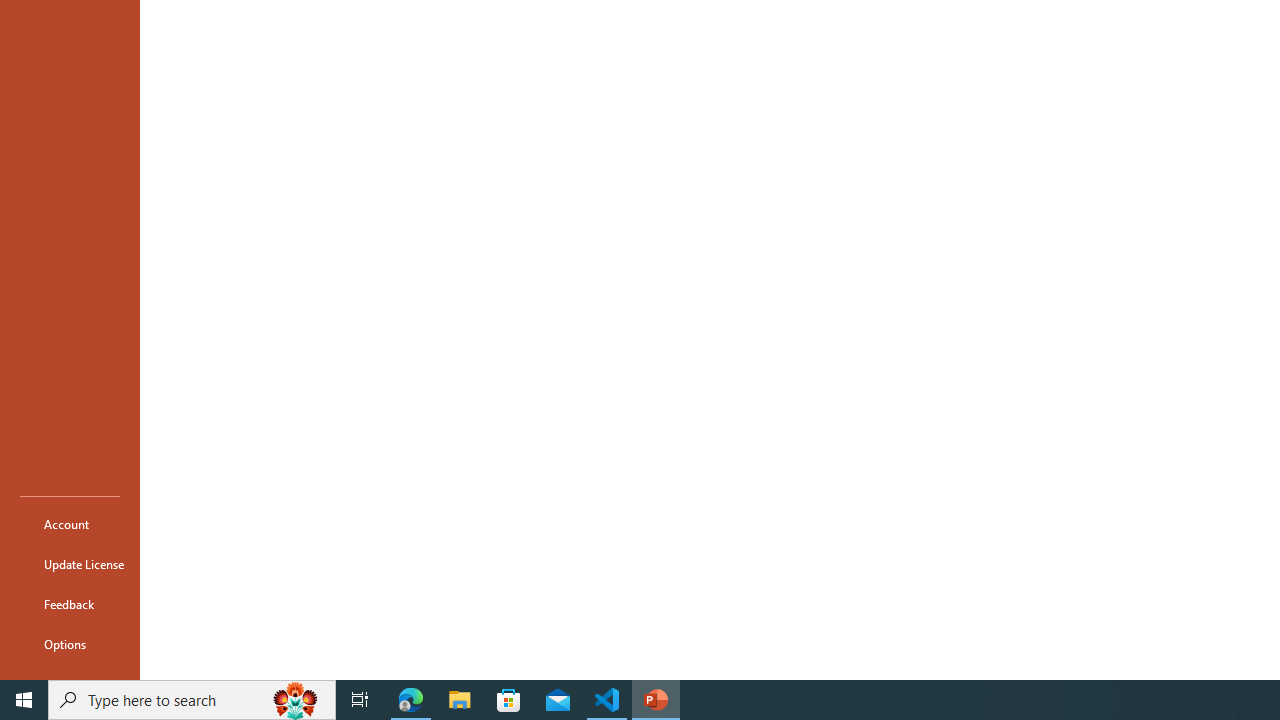 The height and width of the screenshot is (720, 1280). What do you see at coordinates (69, 603) in the screenshot?
I see `'Feedback'` at bounding box center [69, 603].